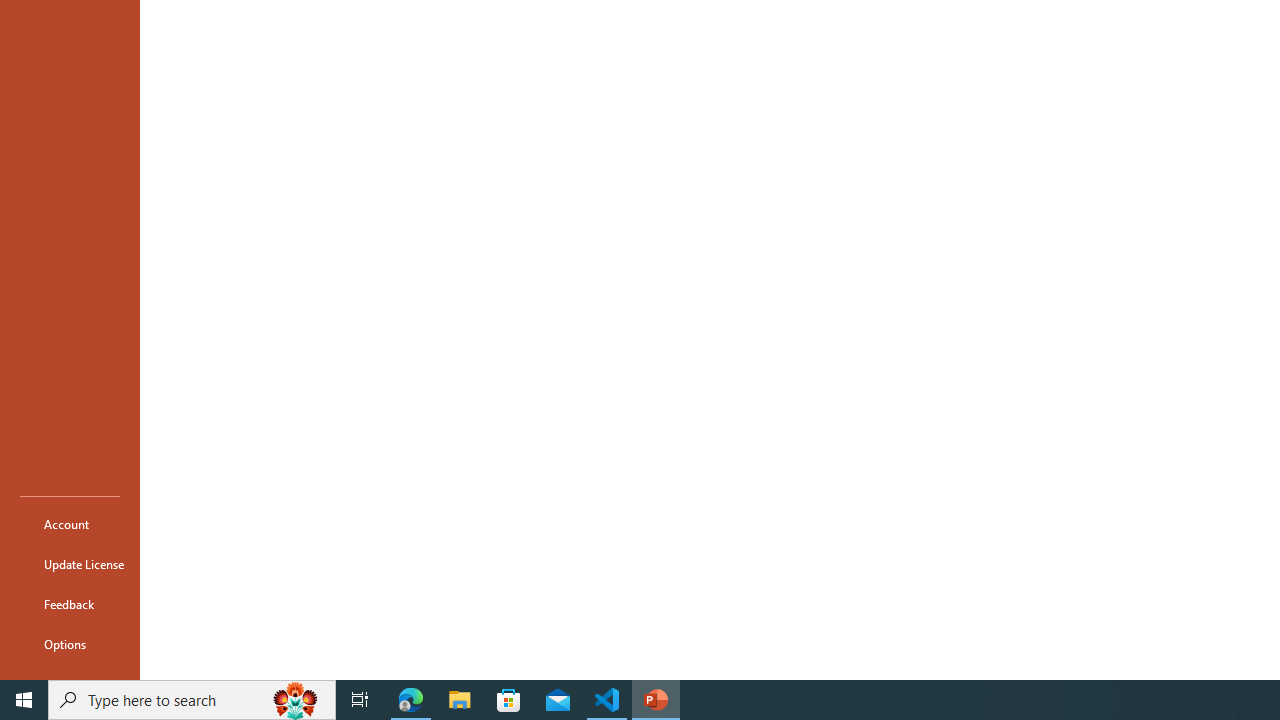 The height and width of the screenshot is (720, 1280). What do you see at coordinates (69, 603) in the screenshot?
I see `'Feedback'` at bounding box center [69, 603].